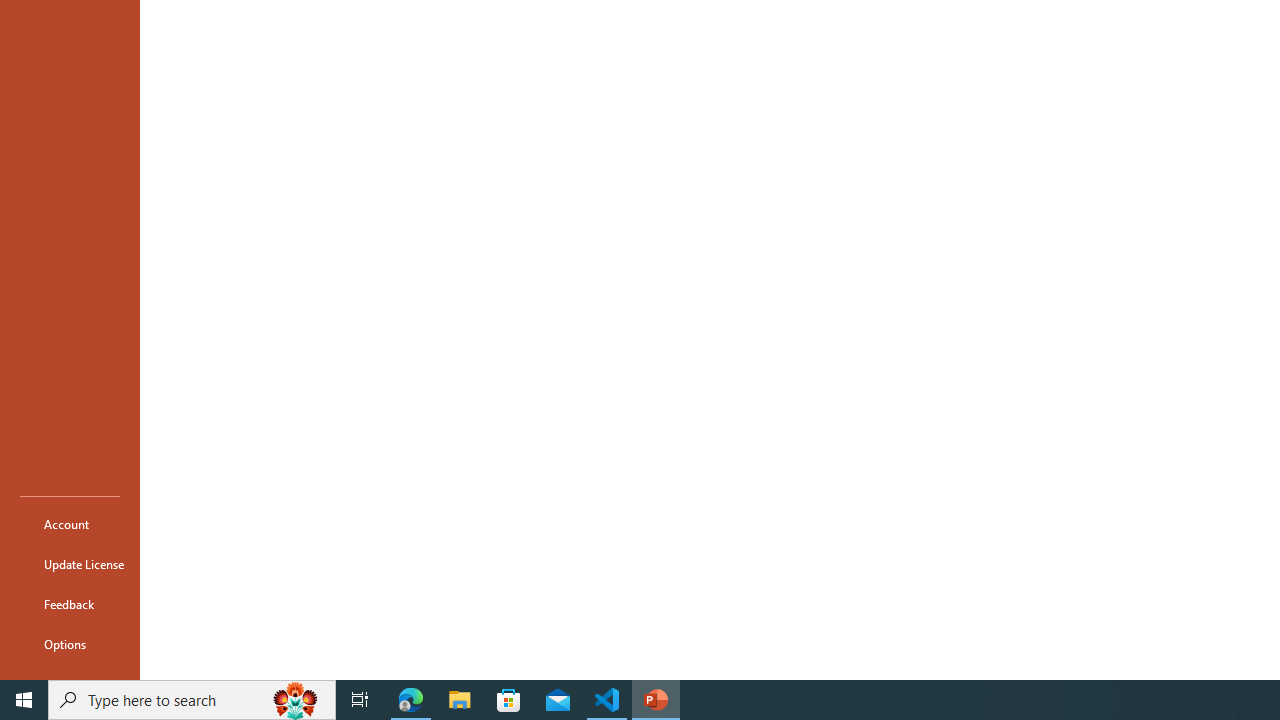 The height and width of the screenshot is (720, 1280). What do you see at coordinates (69, 603) in the screenshot?
I see `'Feedback'` at bounding box center [69, 603].